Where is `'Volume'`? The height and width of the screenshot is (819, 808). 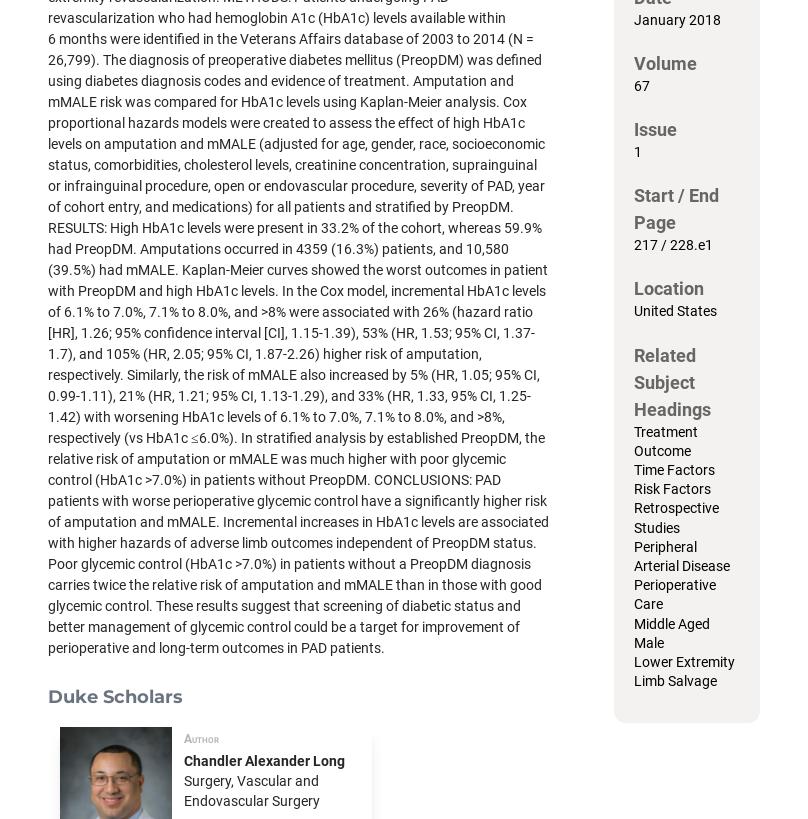
'Volume' is located at coordinates (665, 62).